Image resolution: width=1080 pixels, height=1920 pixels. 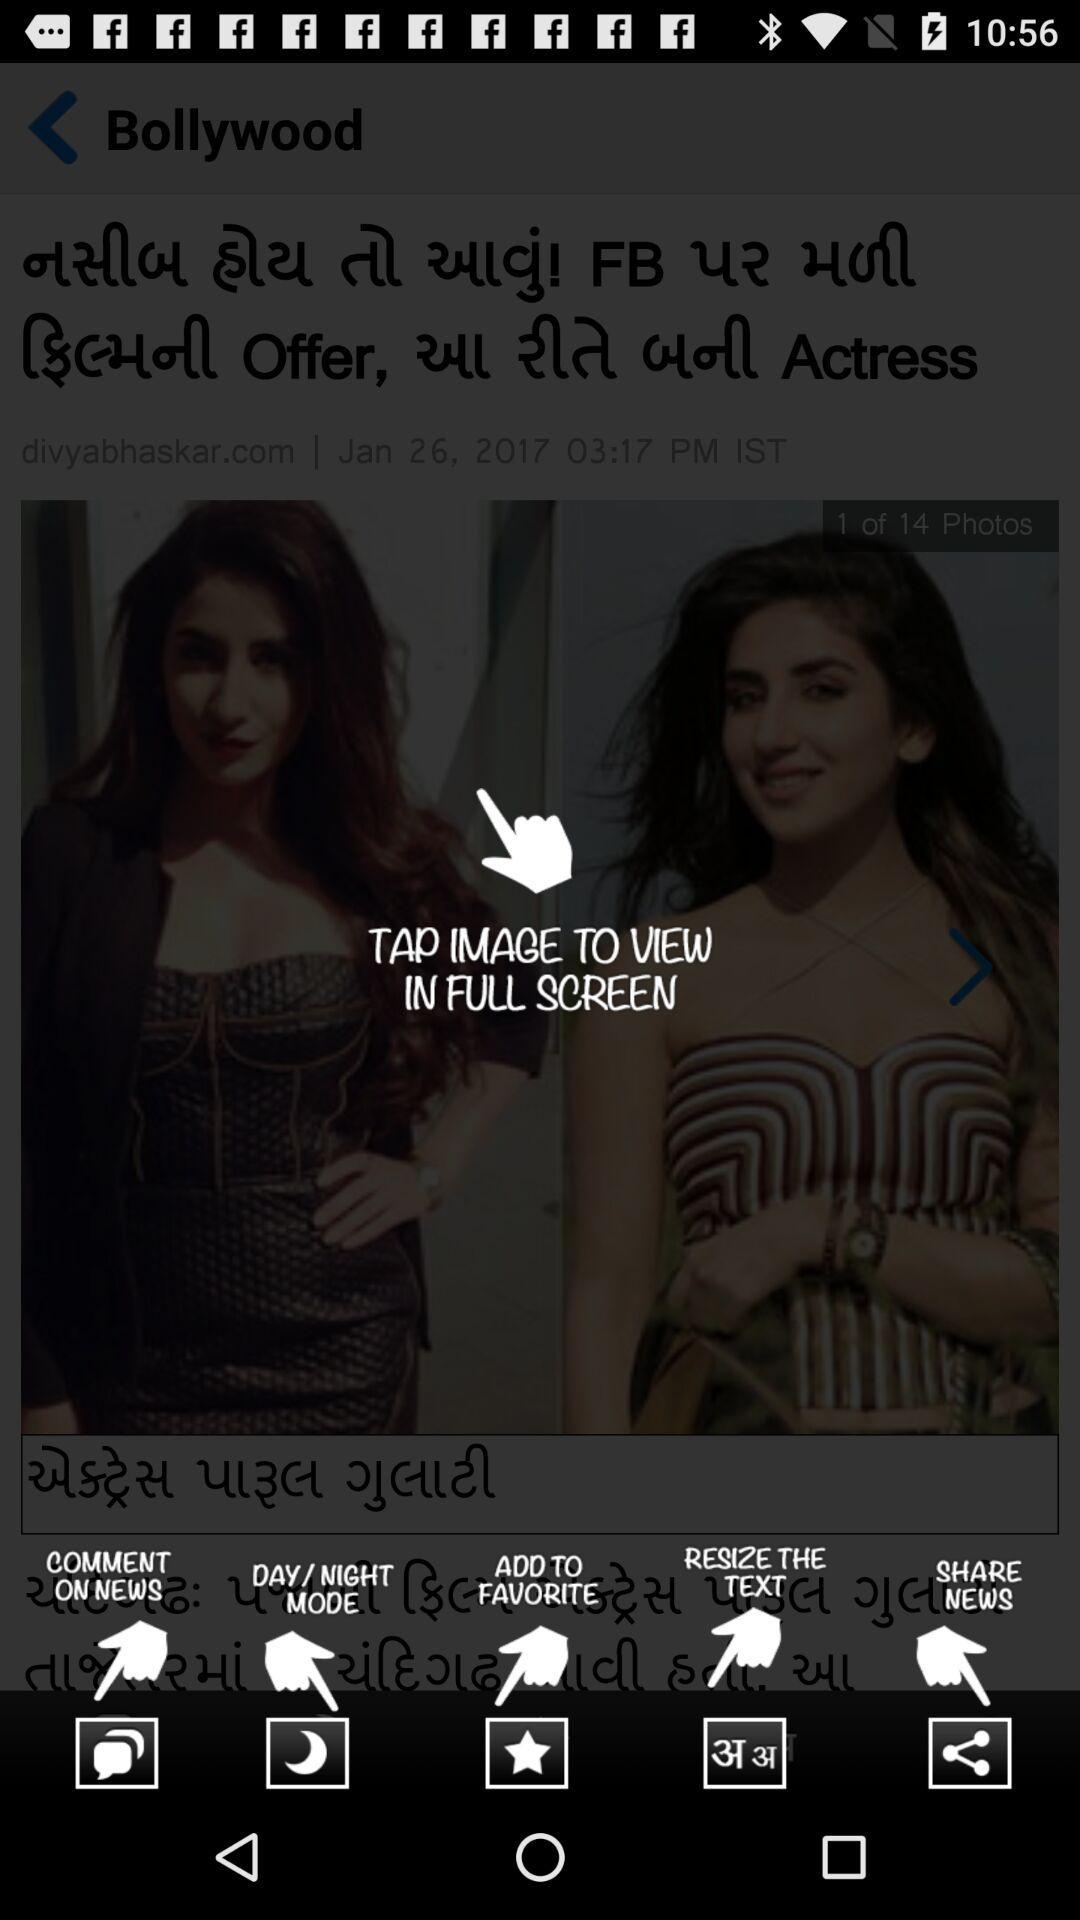 What do you see at coordinates (540, 927) in the screenshot?
I see `full screen option` at bounding box center [540, 927].